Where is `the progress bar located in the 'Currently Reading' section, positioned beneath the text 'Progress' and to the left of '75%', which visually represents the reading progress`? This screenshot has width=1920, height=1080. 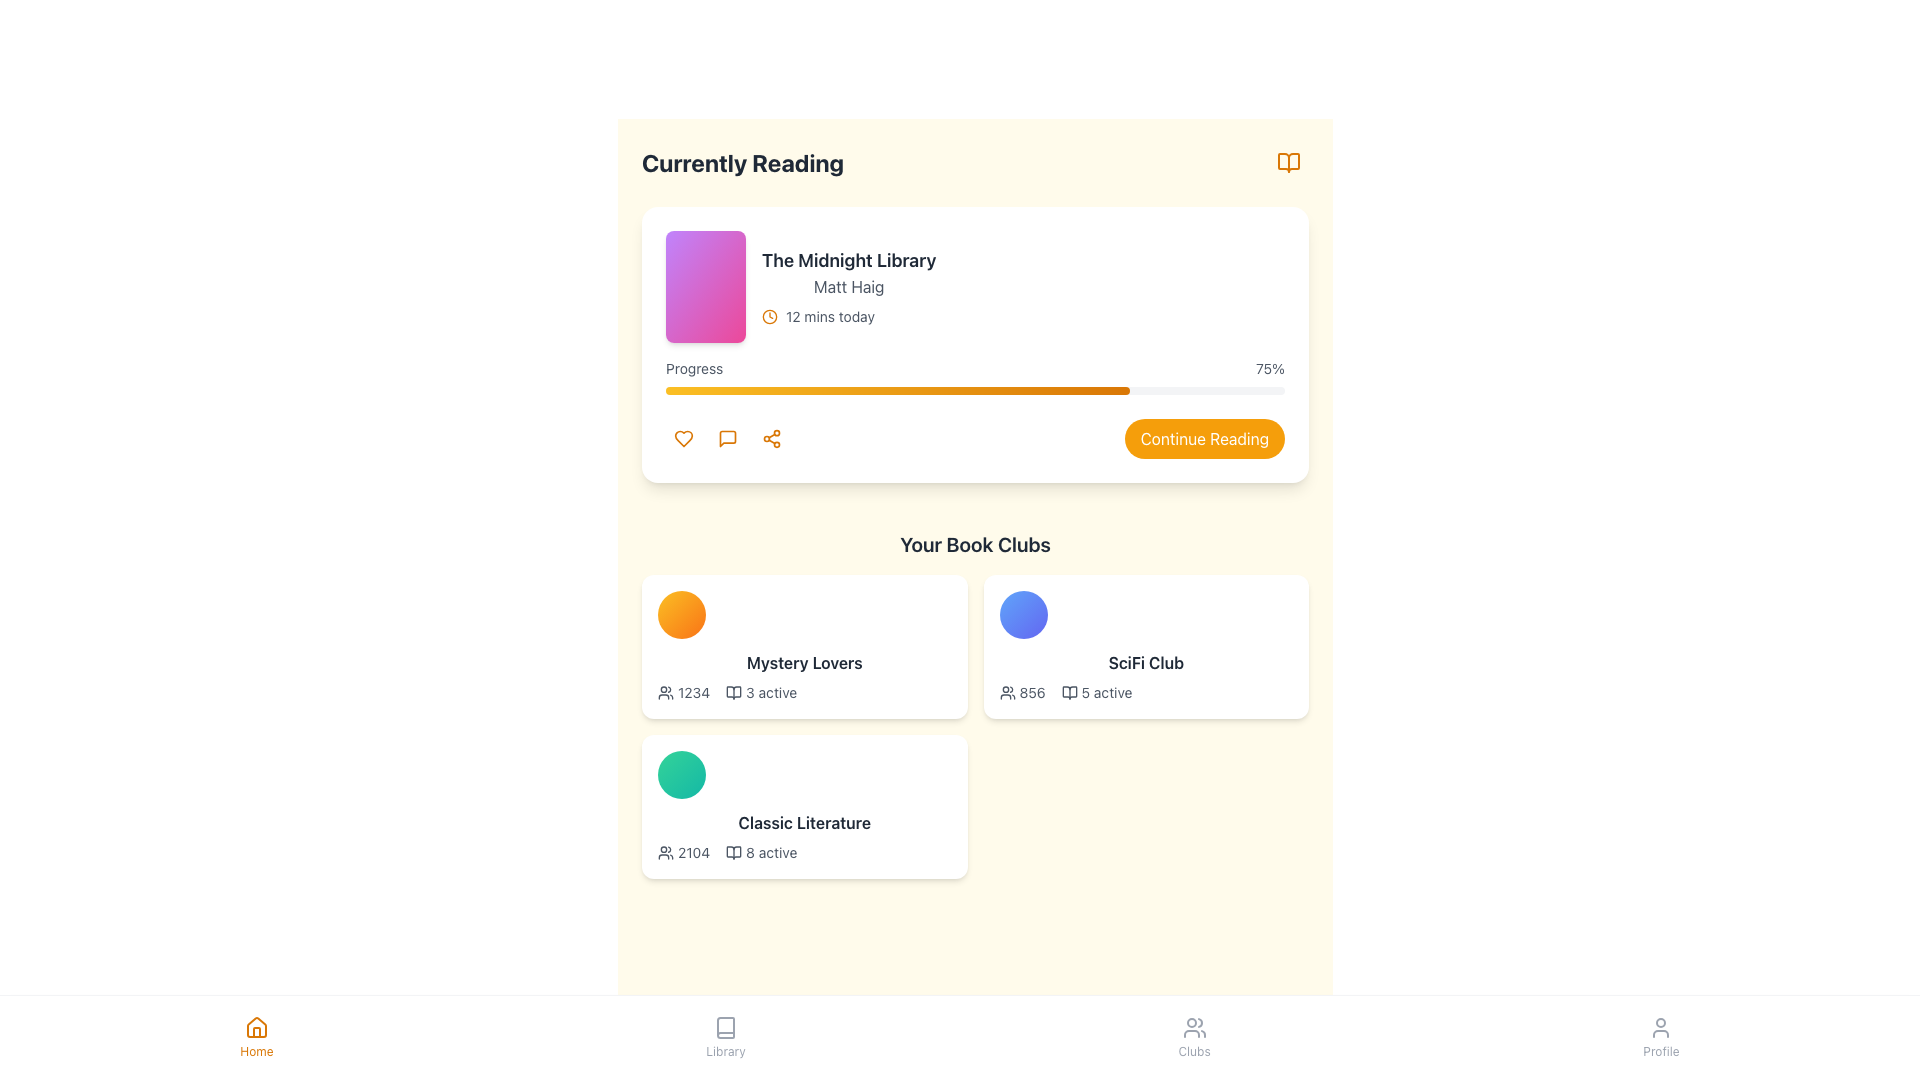 the progress bar located in the 'Currently Reading' section, positioned beneath the text 'Progress' and to the left of '75%', which visually represents the reading progress is located at coordinates (975, 390).